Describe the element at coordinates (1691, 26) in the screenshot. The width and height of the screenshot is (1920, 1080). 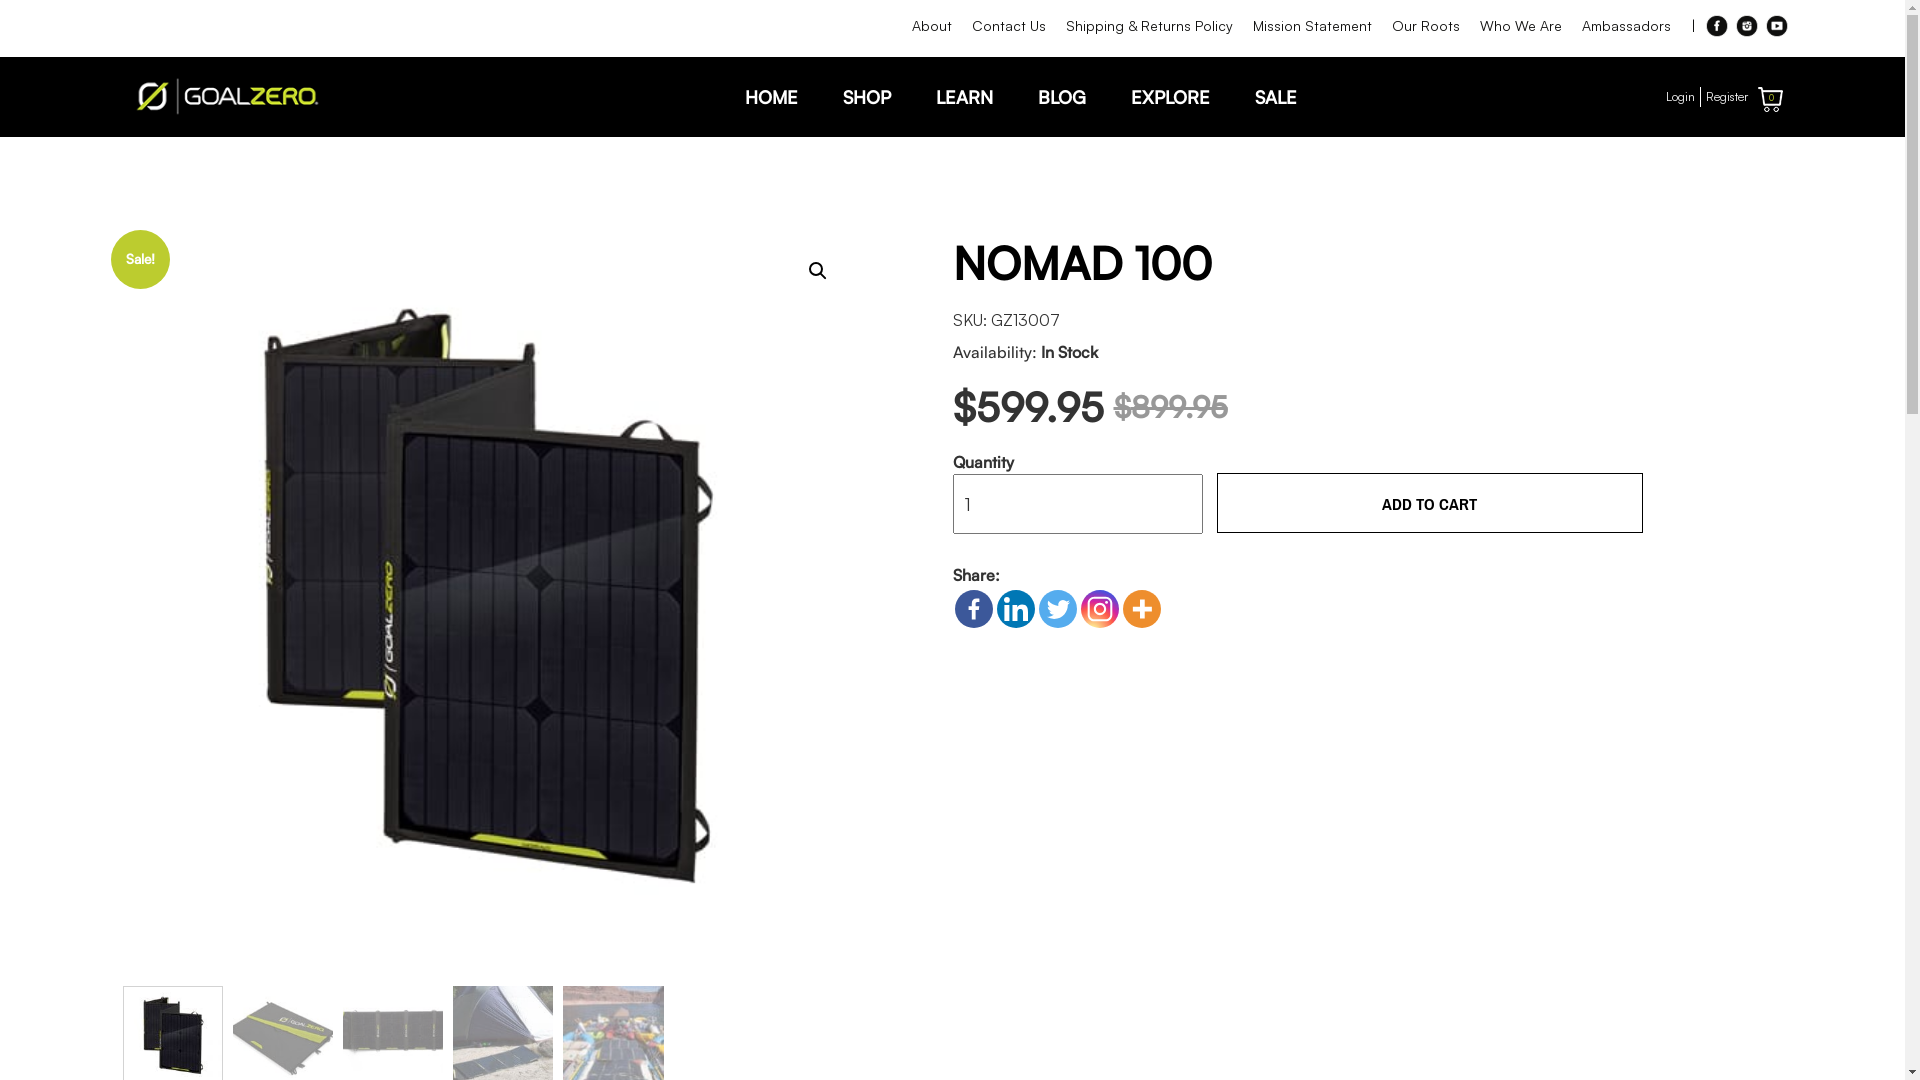
I see `'|'` at that location.